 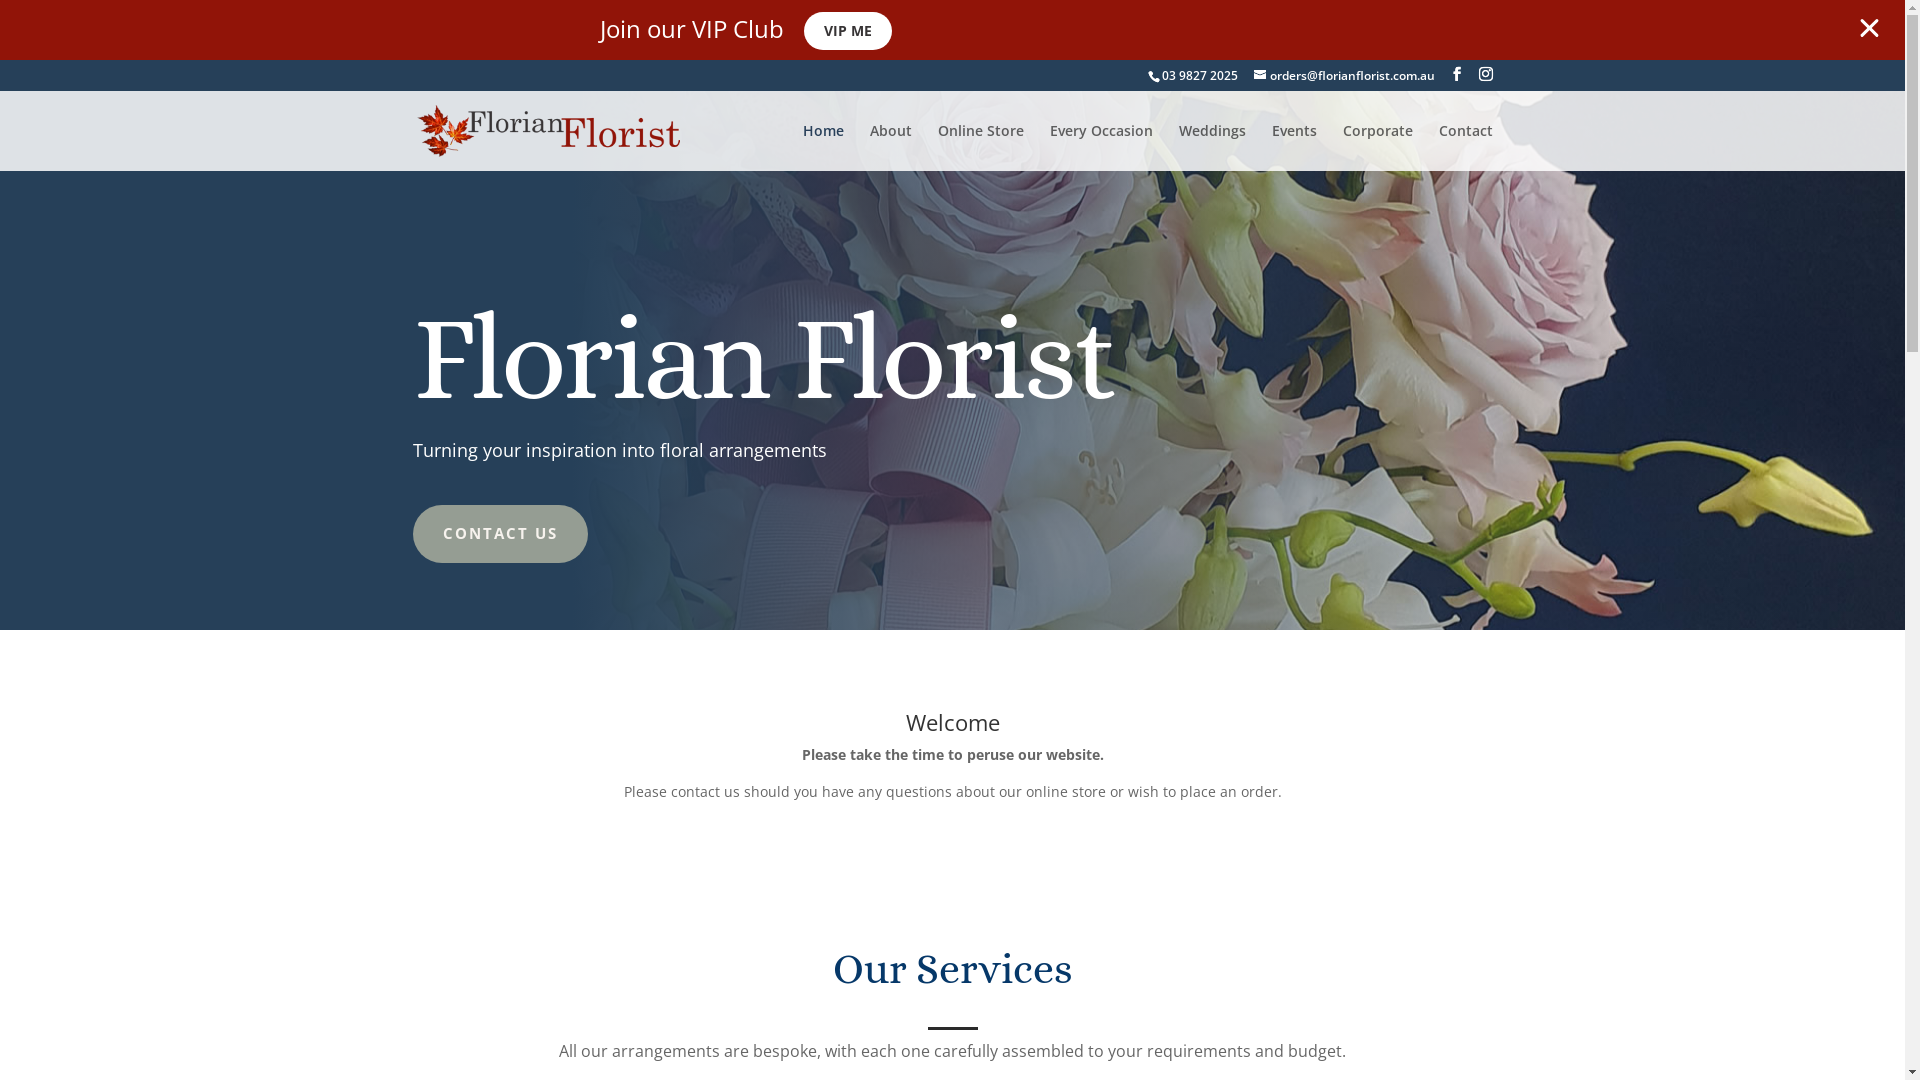 I want to click on 'Corporate', so click(x=1342, y=146).